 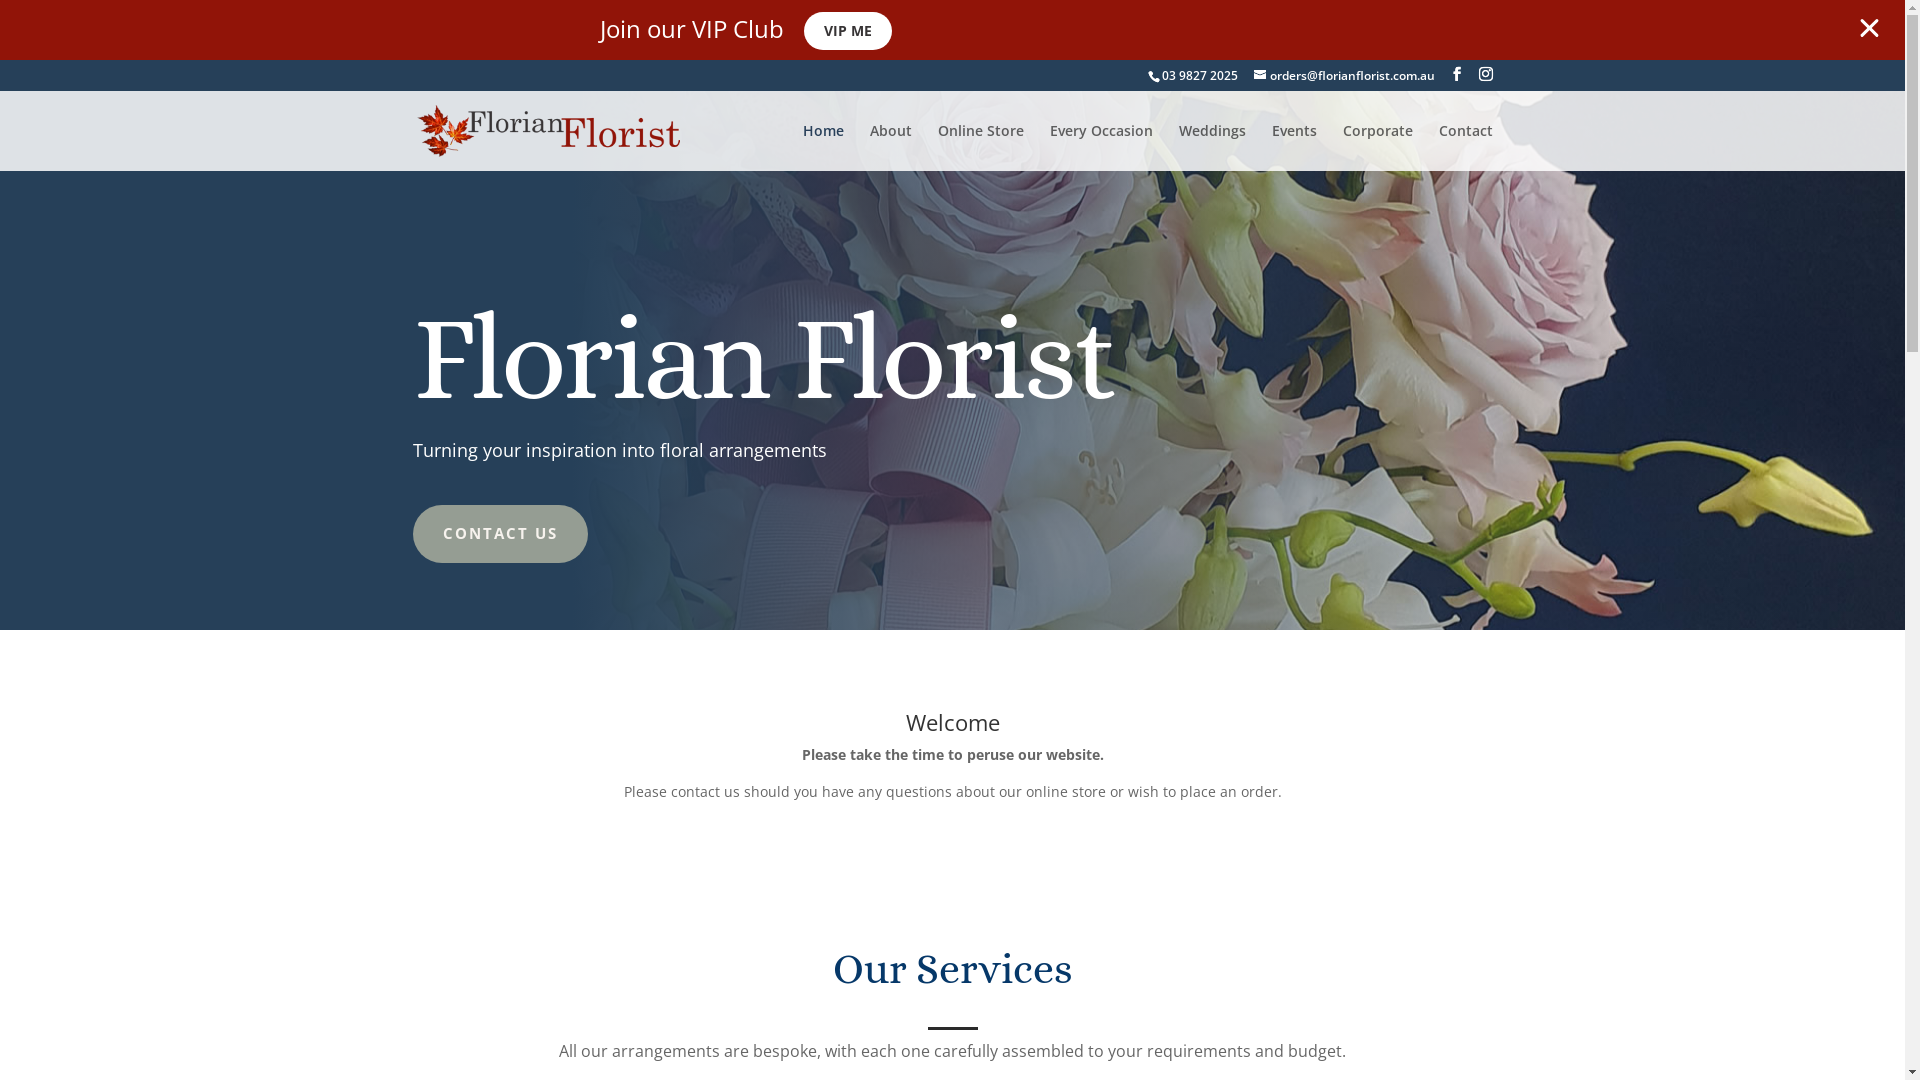 I want to click on 'Corporate', so click(x=1342, y=146).